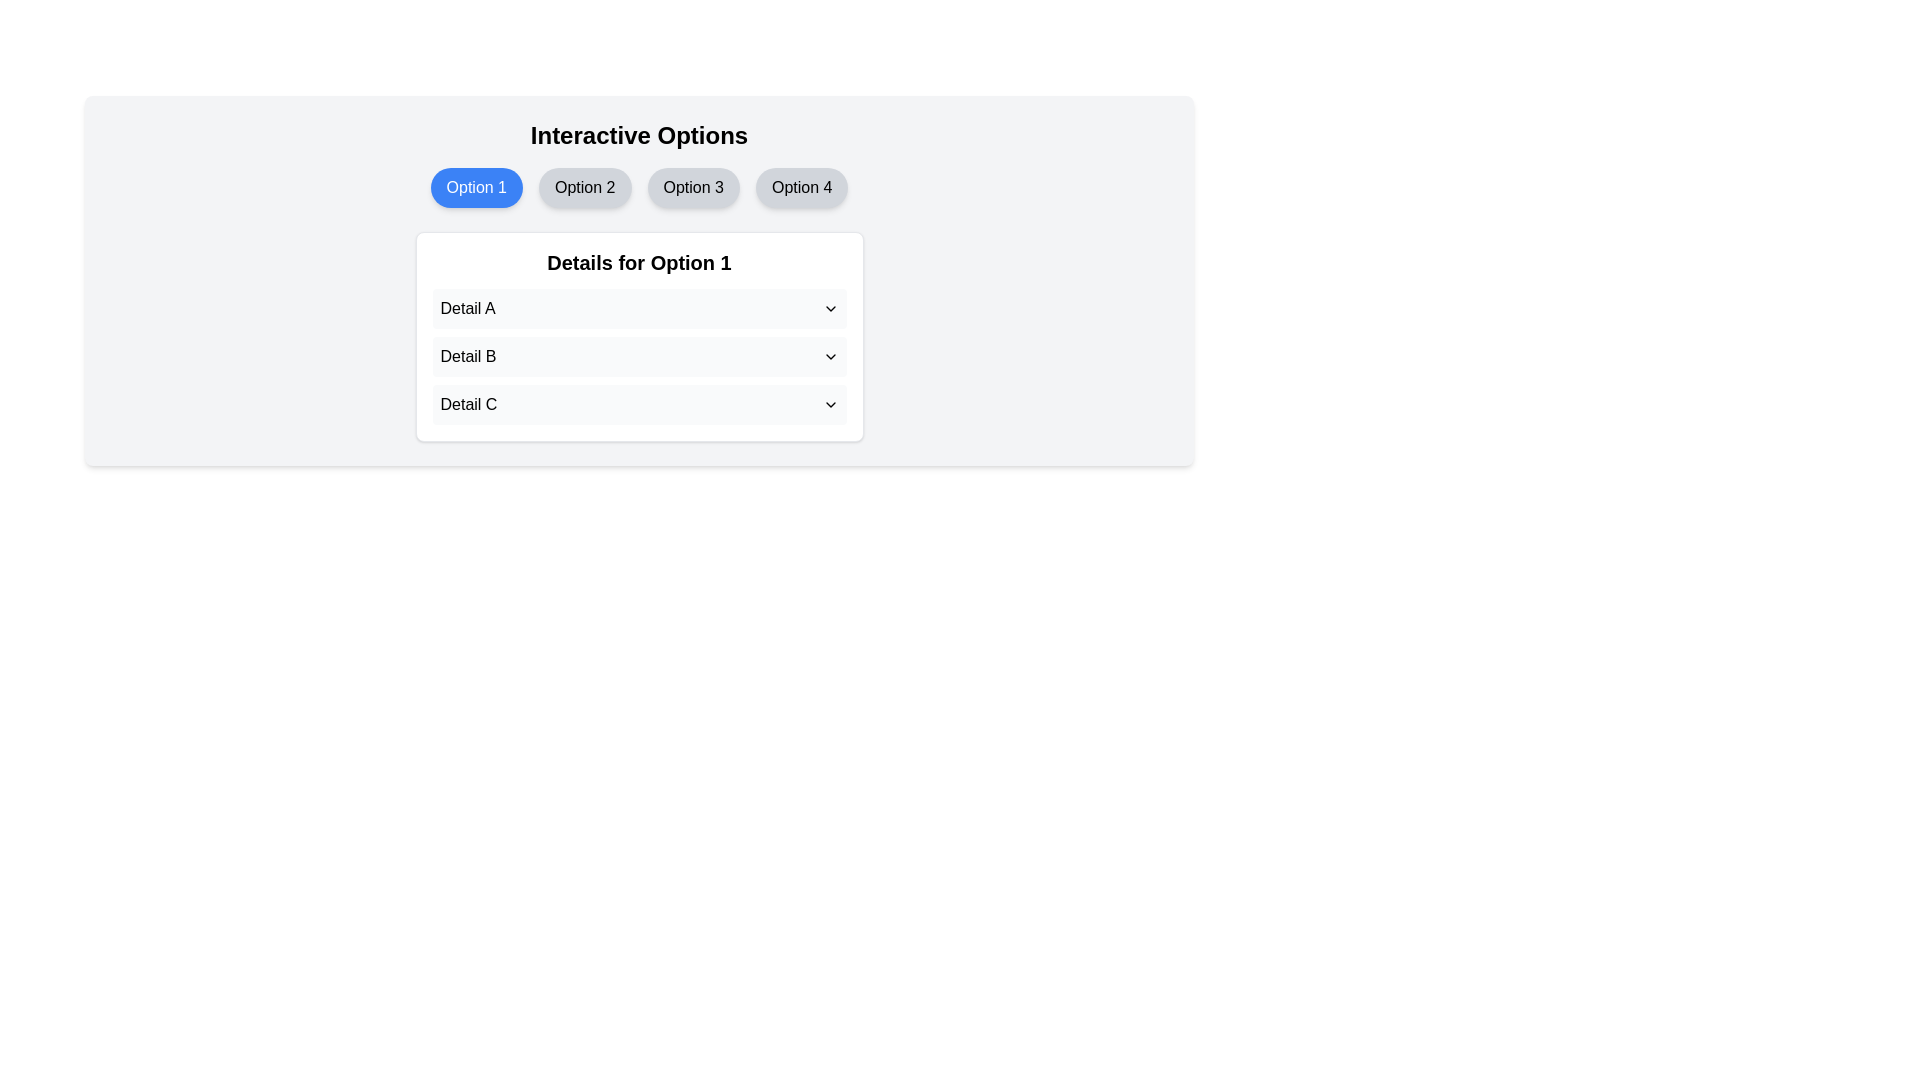  Describe the element at coordinates (801, 188) in the screenshot. I see `the button labeled 'Option 4', which has rounded edges, a gray background, and black centered text` at that location.